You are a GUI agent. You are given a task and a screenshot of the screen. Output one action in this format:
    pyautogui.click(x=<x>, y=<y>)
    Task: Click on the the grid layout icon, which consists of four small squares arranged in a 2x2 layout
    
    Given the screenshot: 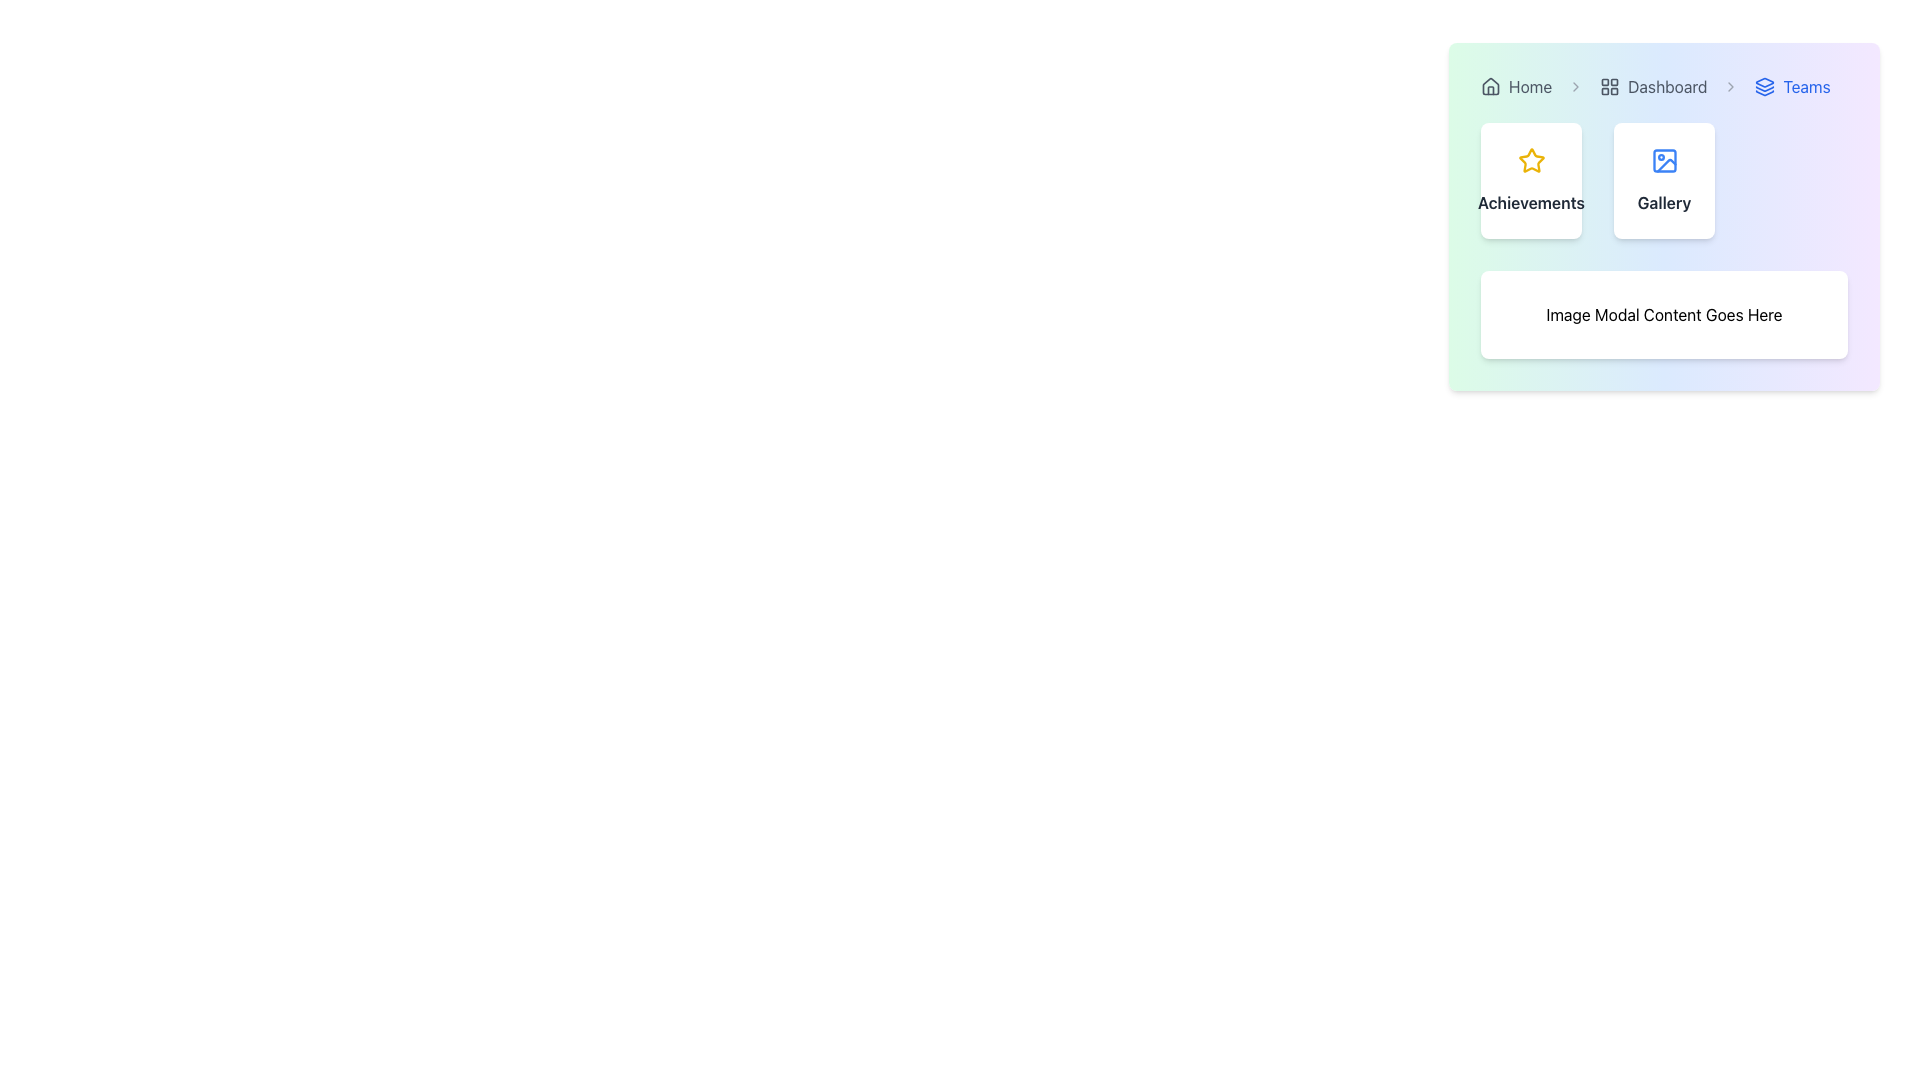 What is the action you would take?
    pyautogui.click(x=1609, y=86)
    